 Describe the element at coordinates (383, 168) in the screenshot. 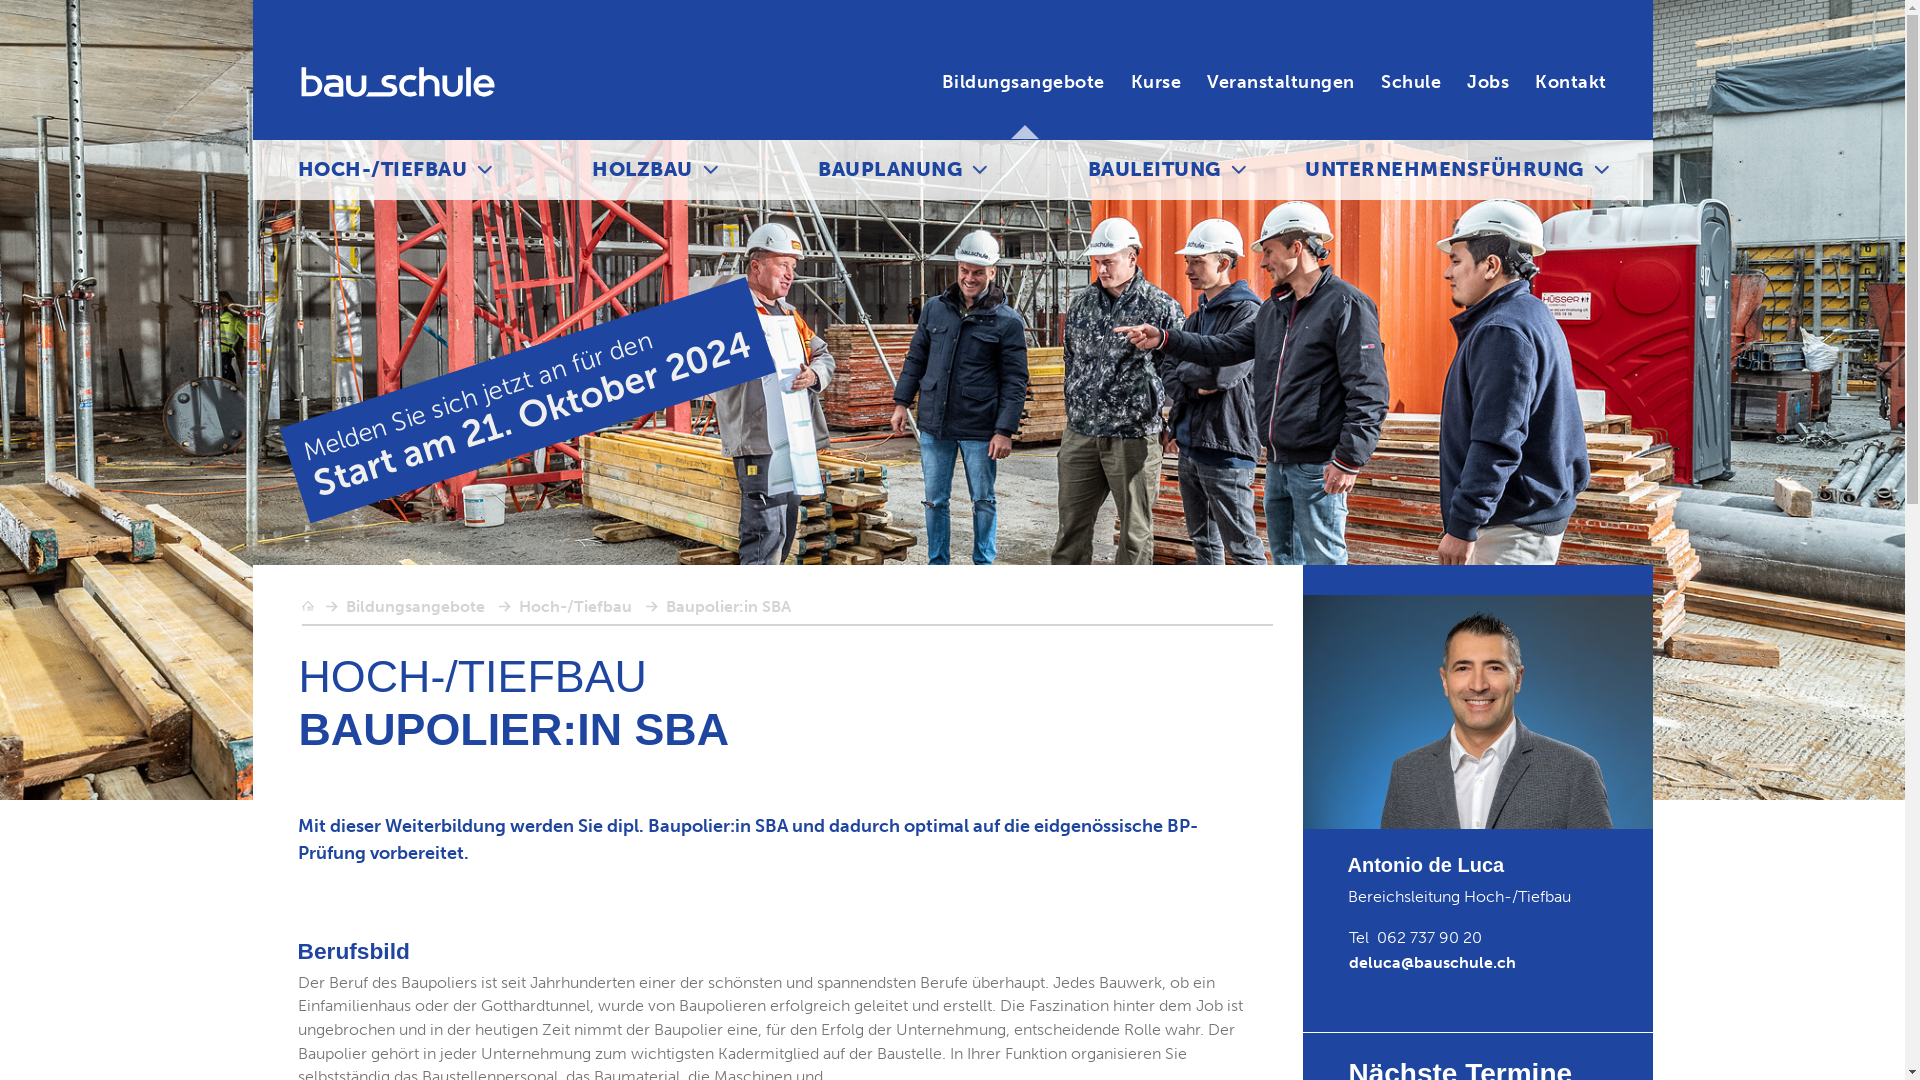

I see `'HOCH-/TIEFBAU'` at that location.